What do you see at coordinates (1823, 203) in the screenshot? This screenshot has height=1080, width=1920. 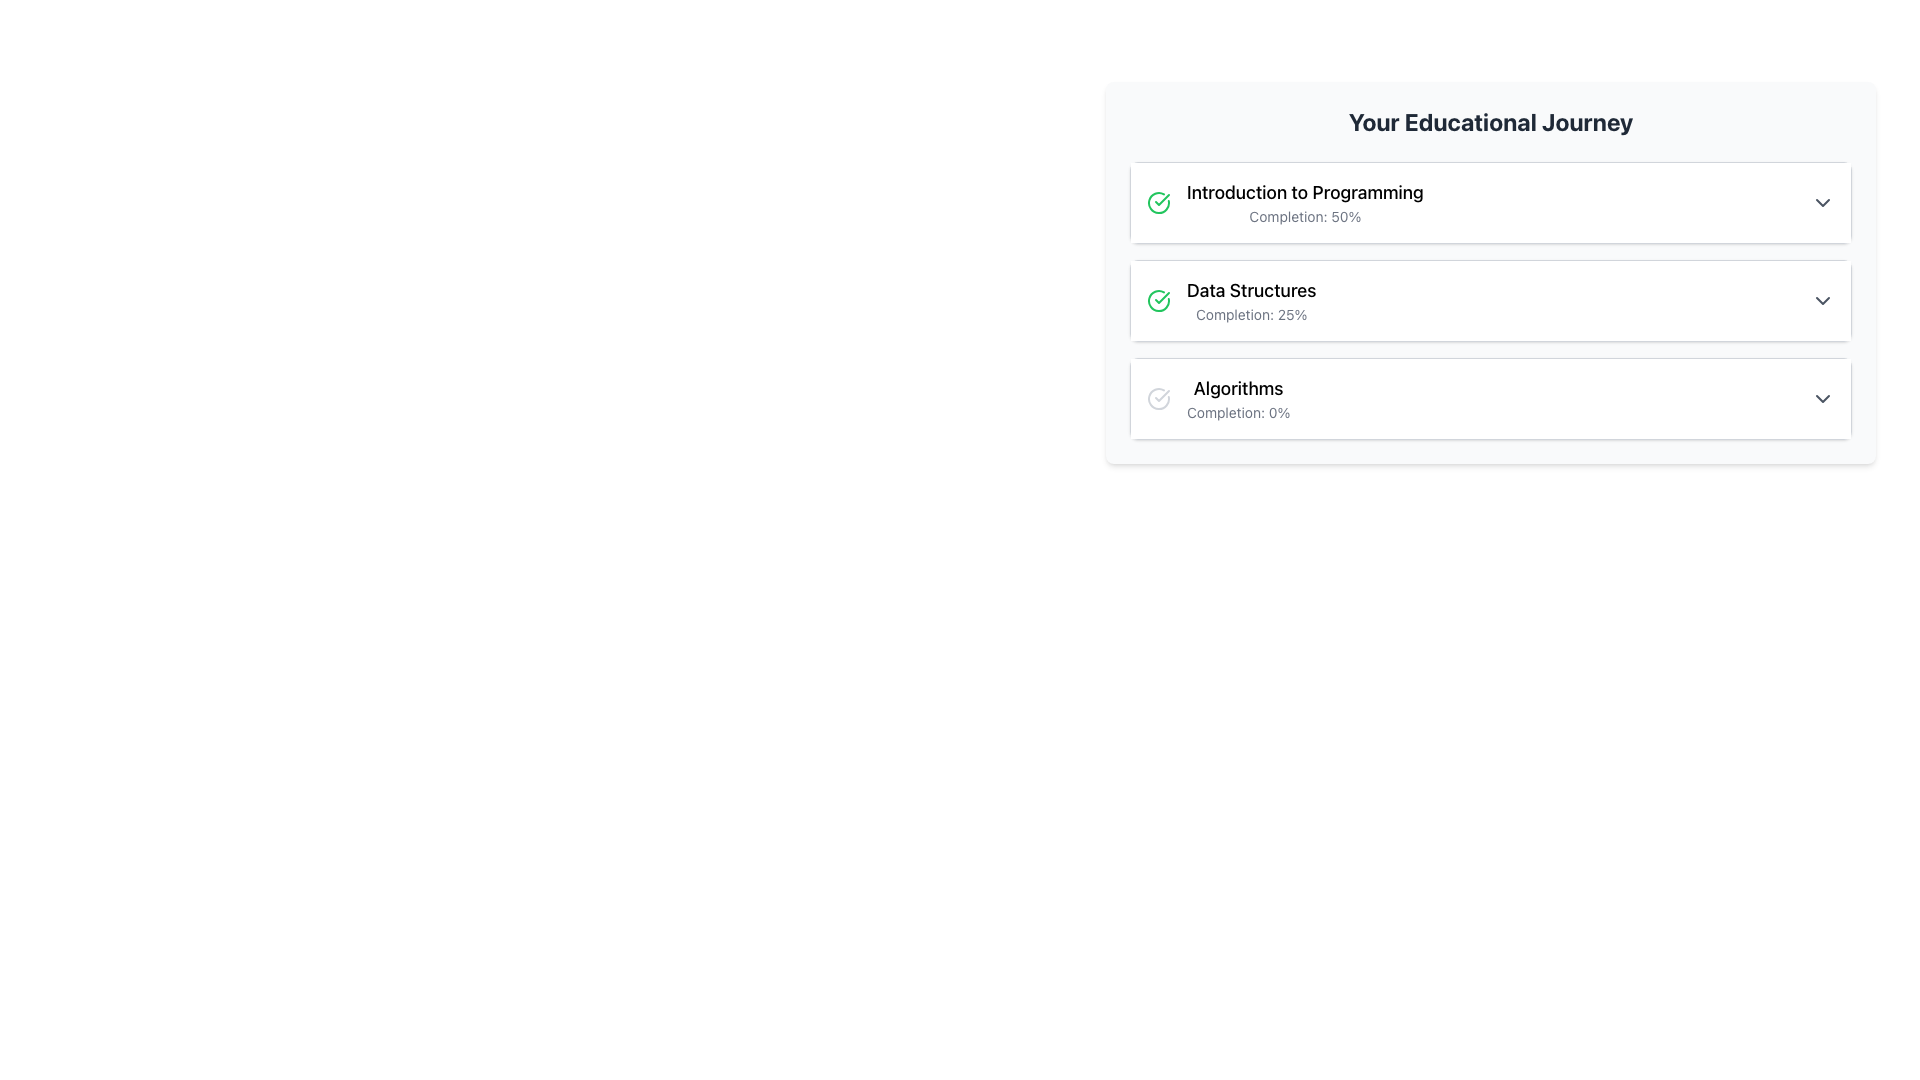 I see `the downward arrow icon (chevron-down) at the rightmost end of the 'Introduction to Programming' section` at bounding box center [1823, 203].